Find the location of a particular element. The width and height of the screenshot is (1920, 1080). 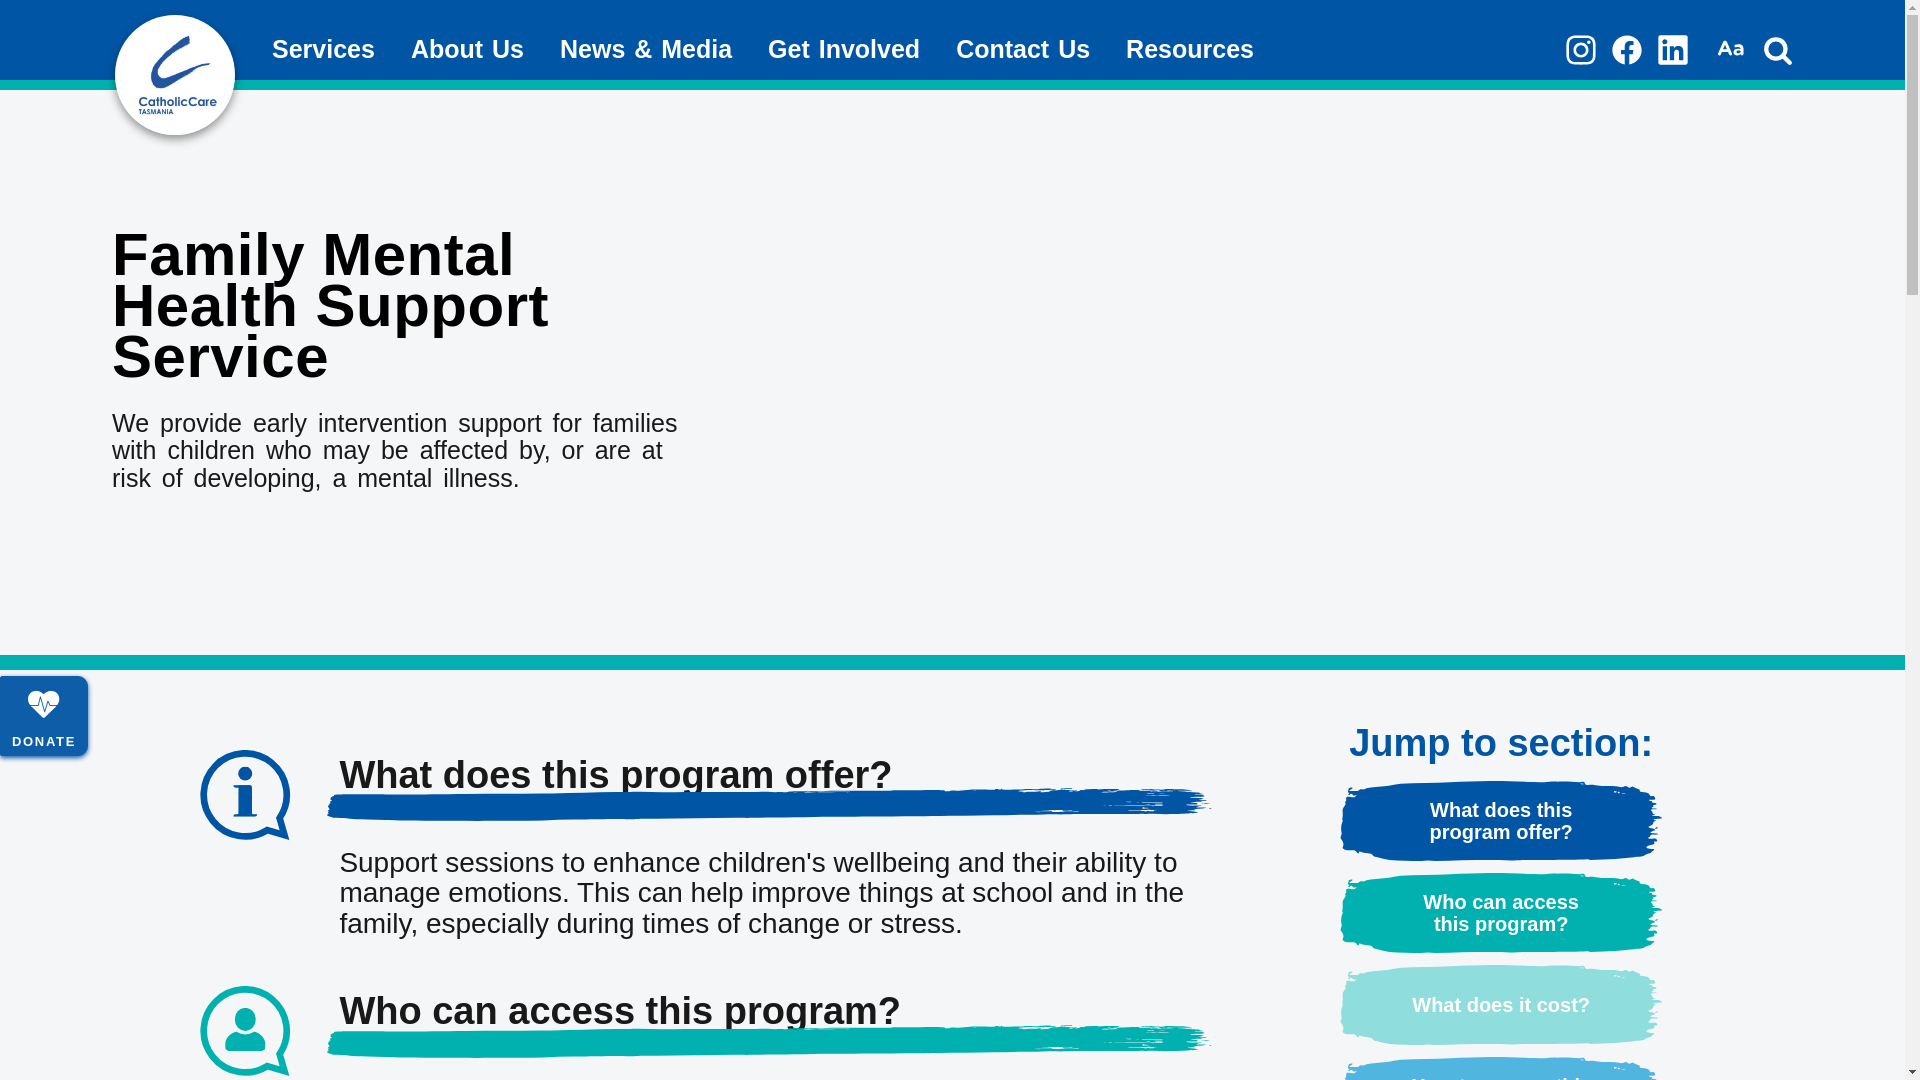

'DONATE' is located at coordinates (43, 715).